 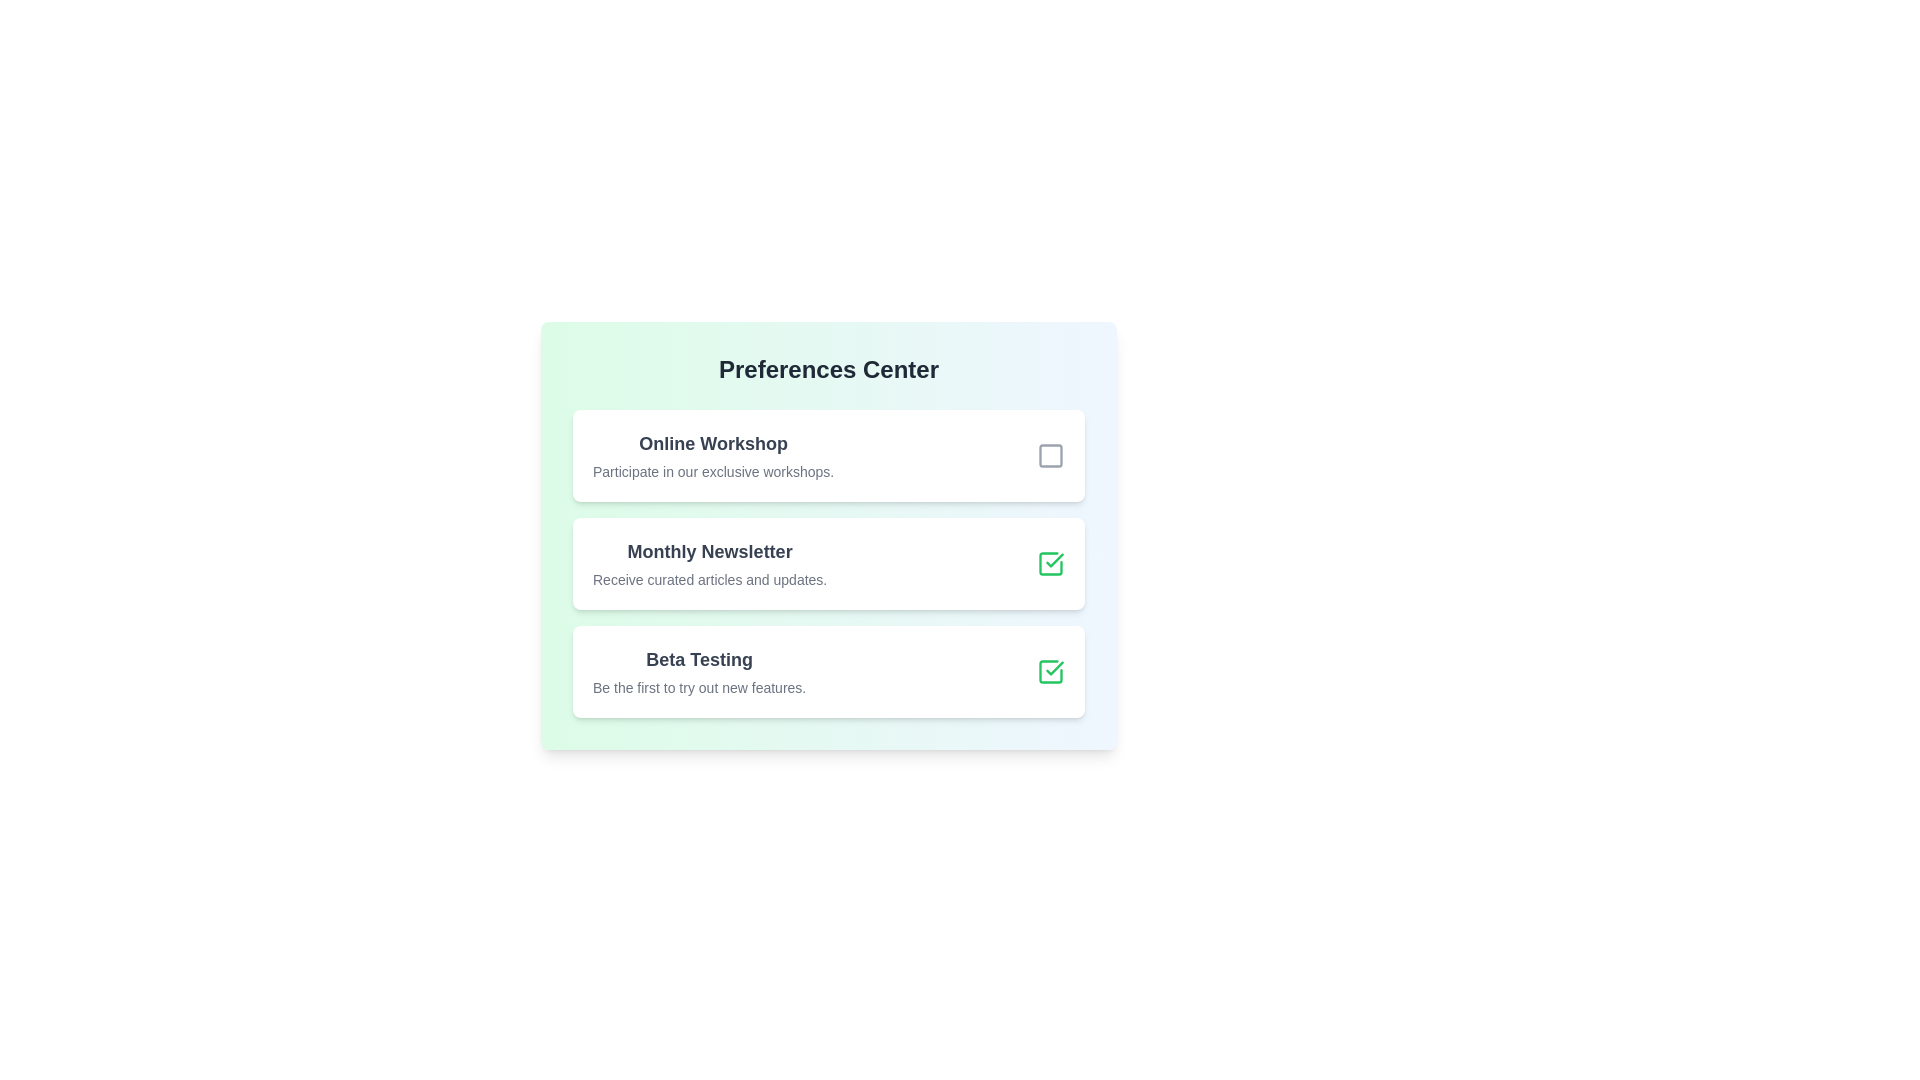 I want to click on the checkbox for 'Monthly Newsletter', which displays a green checkmark inside a square border, so click(x=1050, y=563).